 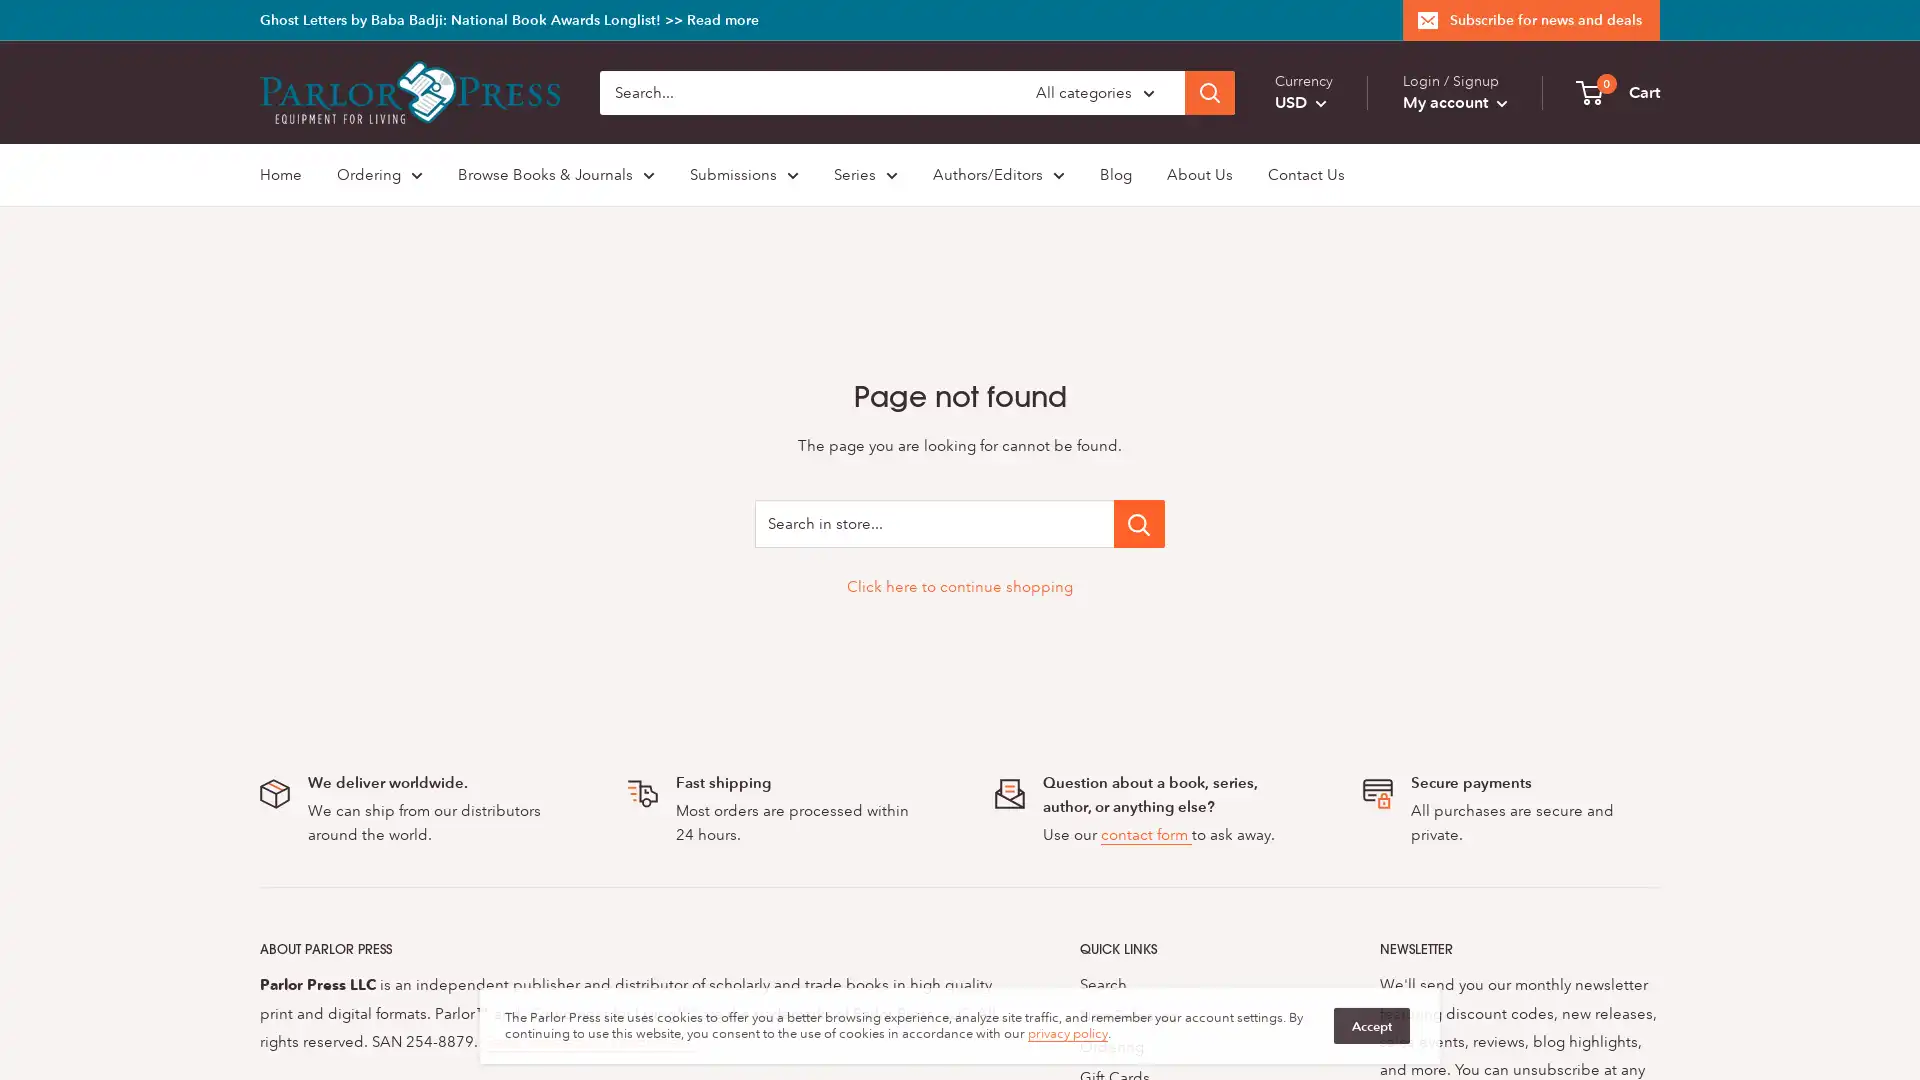 I want to click on Search, so click(x=1208, y=92).